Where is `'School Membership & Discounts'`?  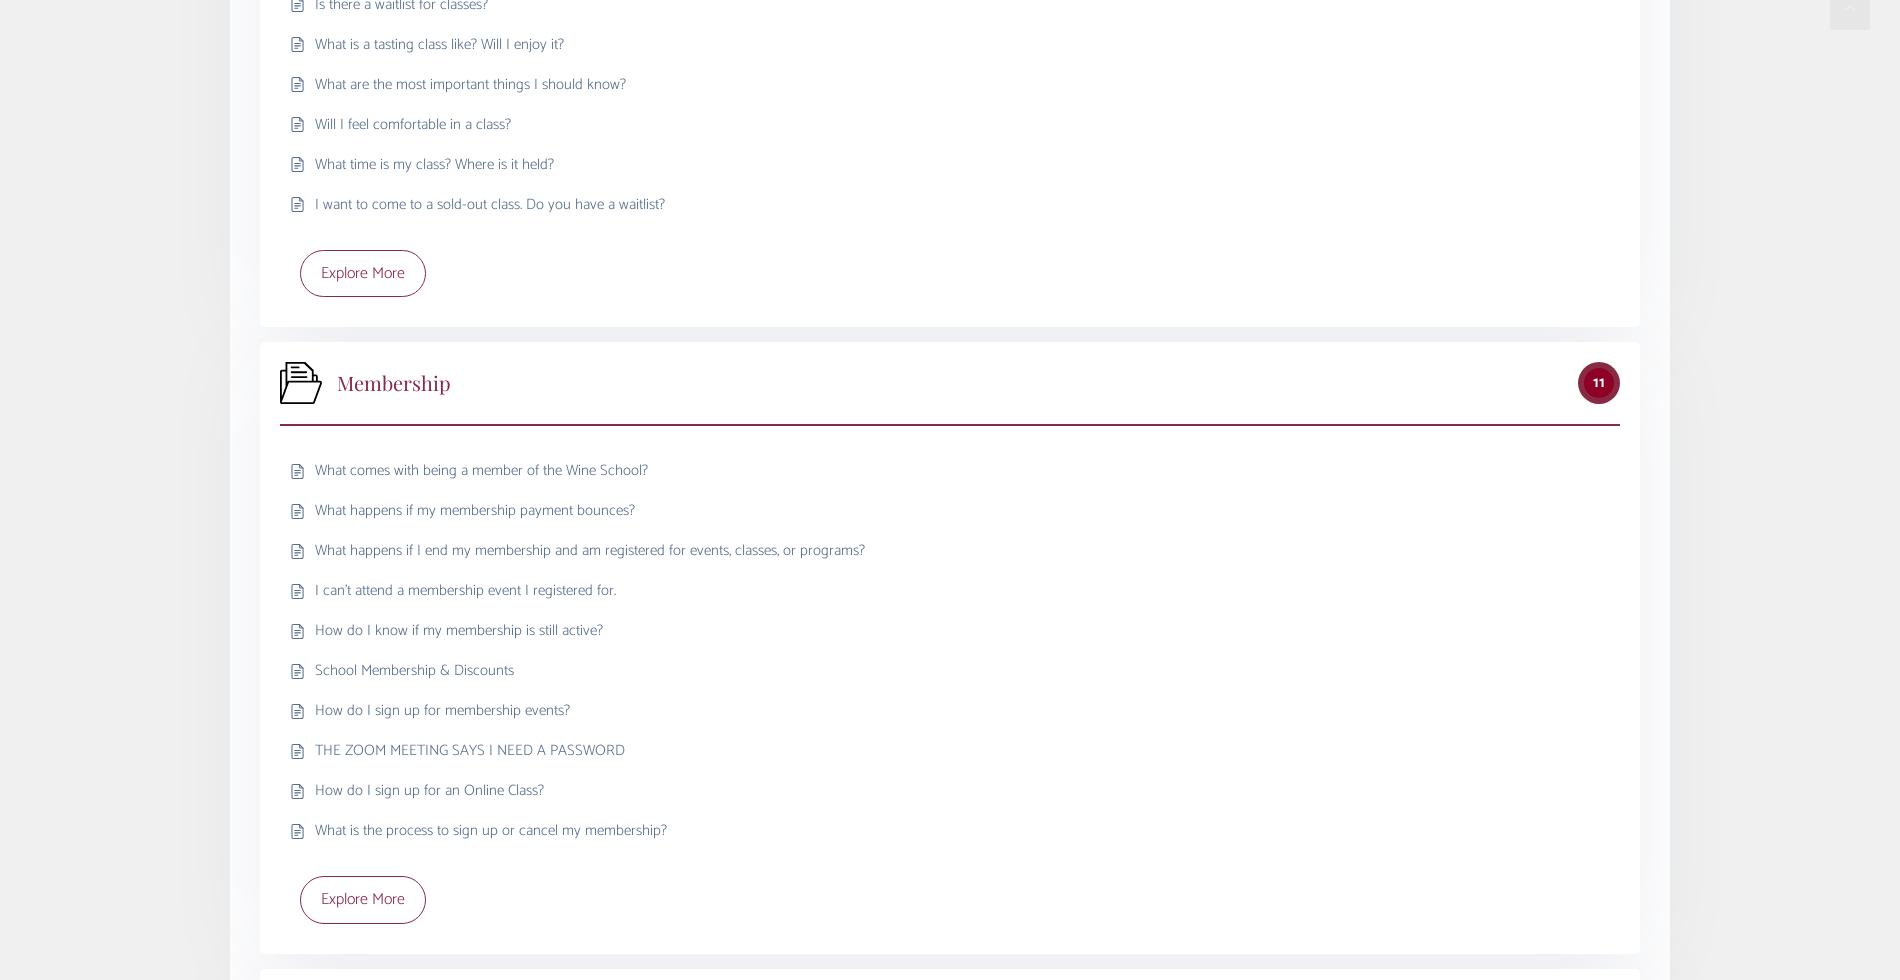 'School Membership & Discounts' is located at coordinates (413, 670).